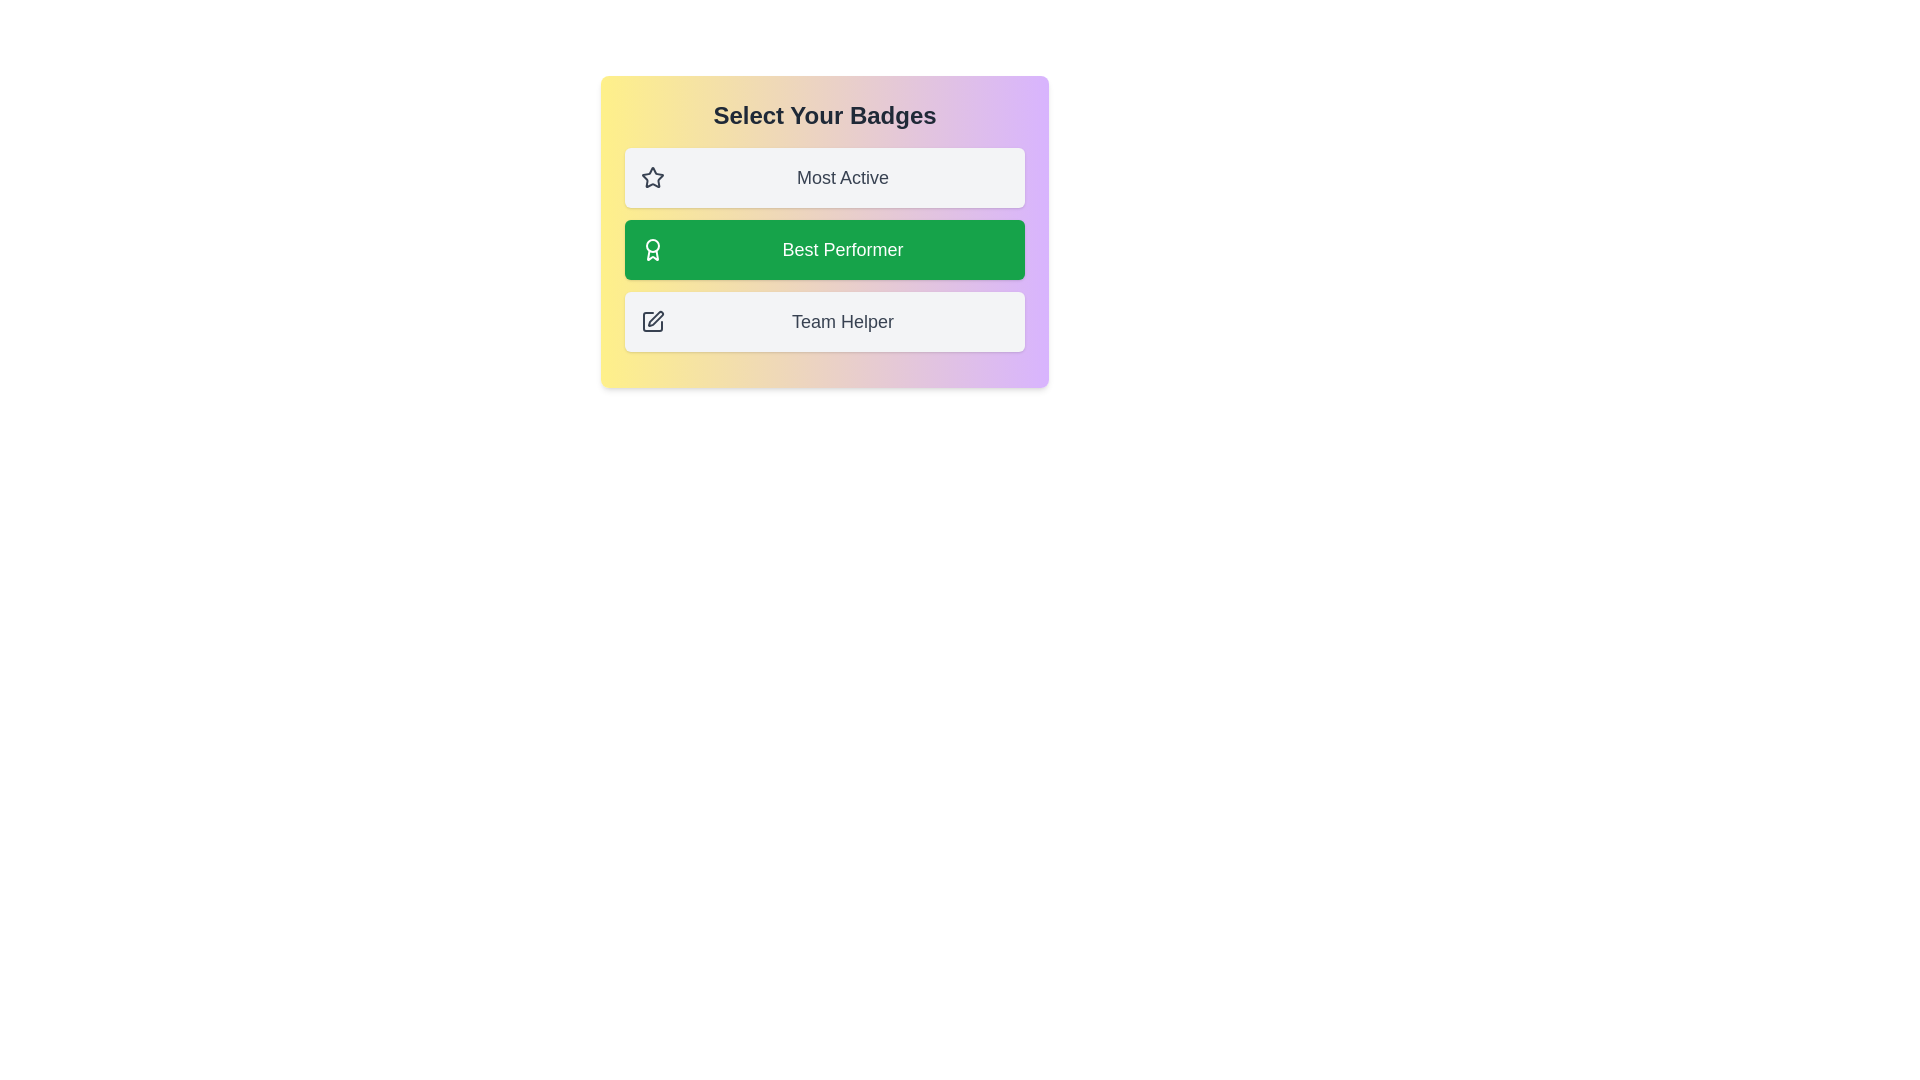 This screenshot has height=1080, width=1920. Describe the element at coordinates (825, 249) in the screenshot. I see `the badge item Best Performer` at that location.